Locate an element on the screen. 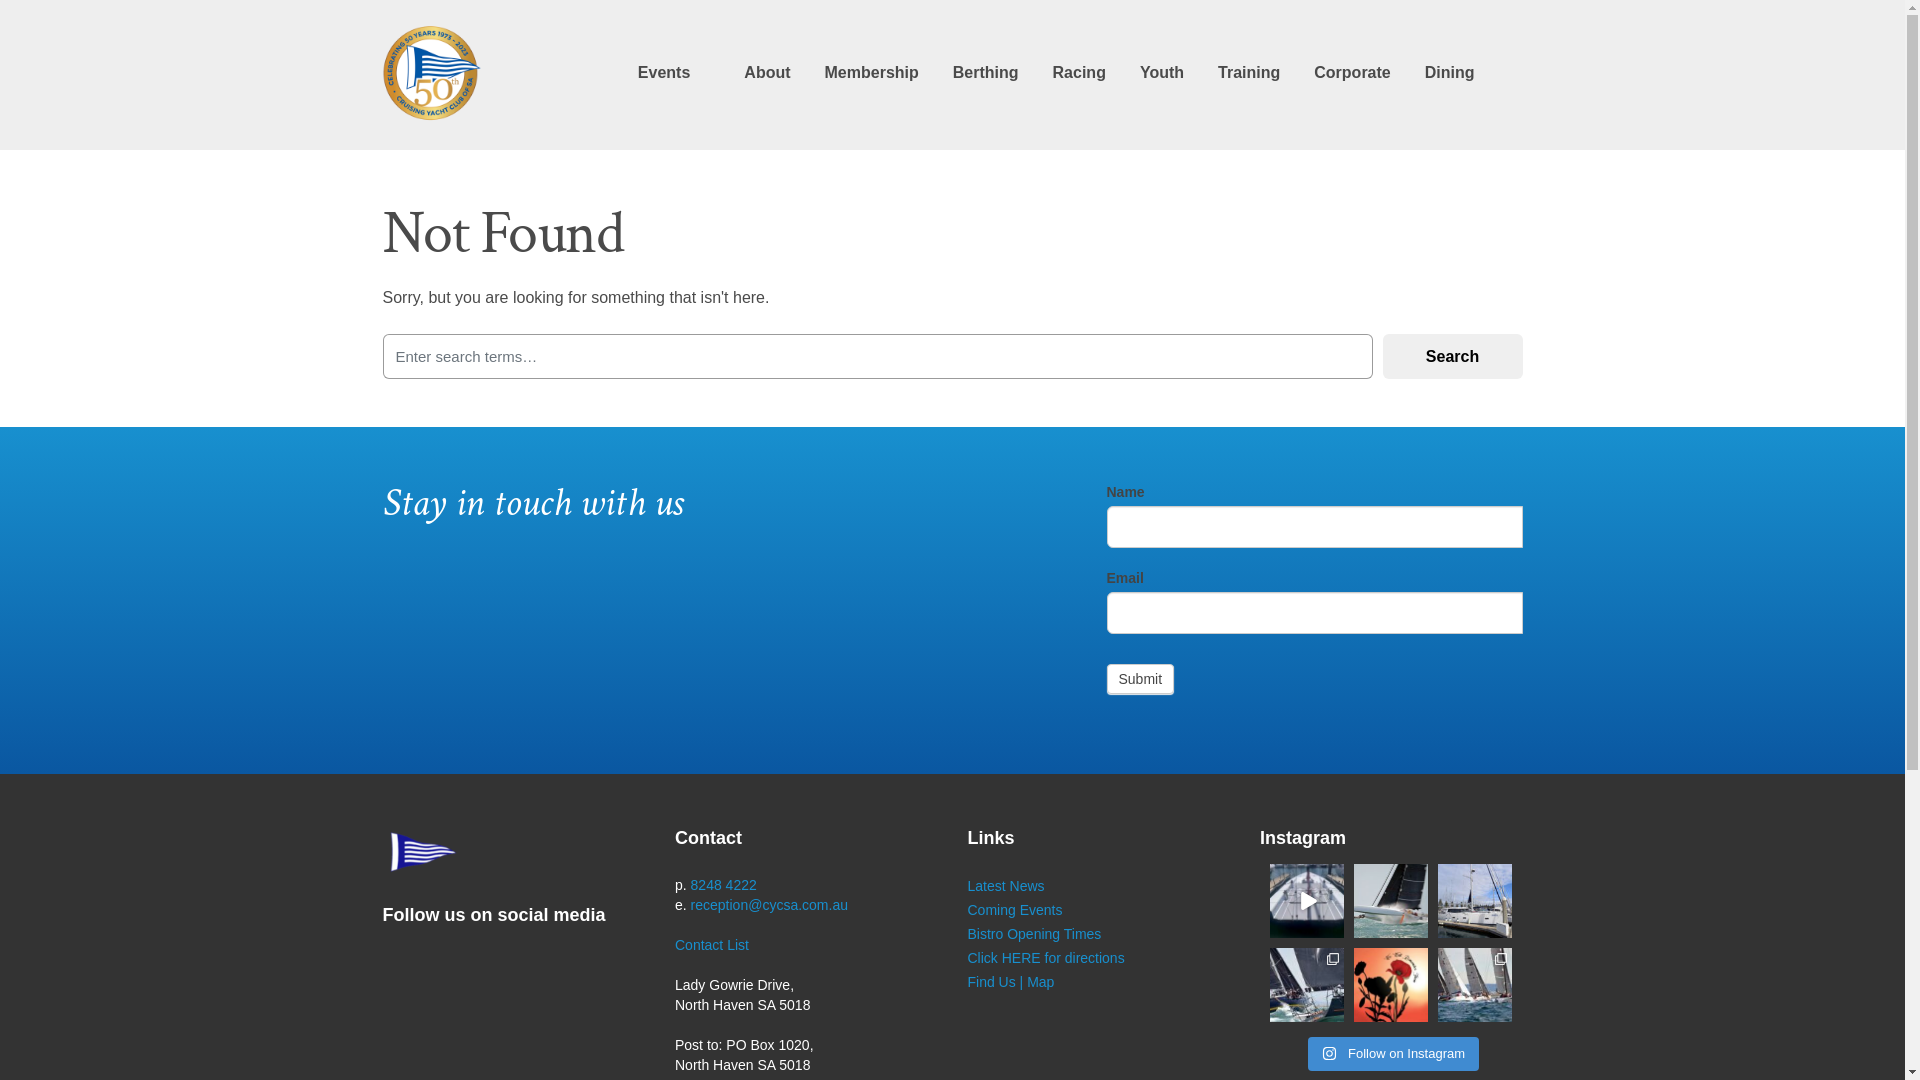  'Submit' is located at coordinates (1140, 677).